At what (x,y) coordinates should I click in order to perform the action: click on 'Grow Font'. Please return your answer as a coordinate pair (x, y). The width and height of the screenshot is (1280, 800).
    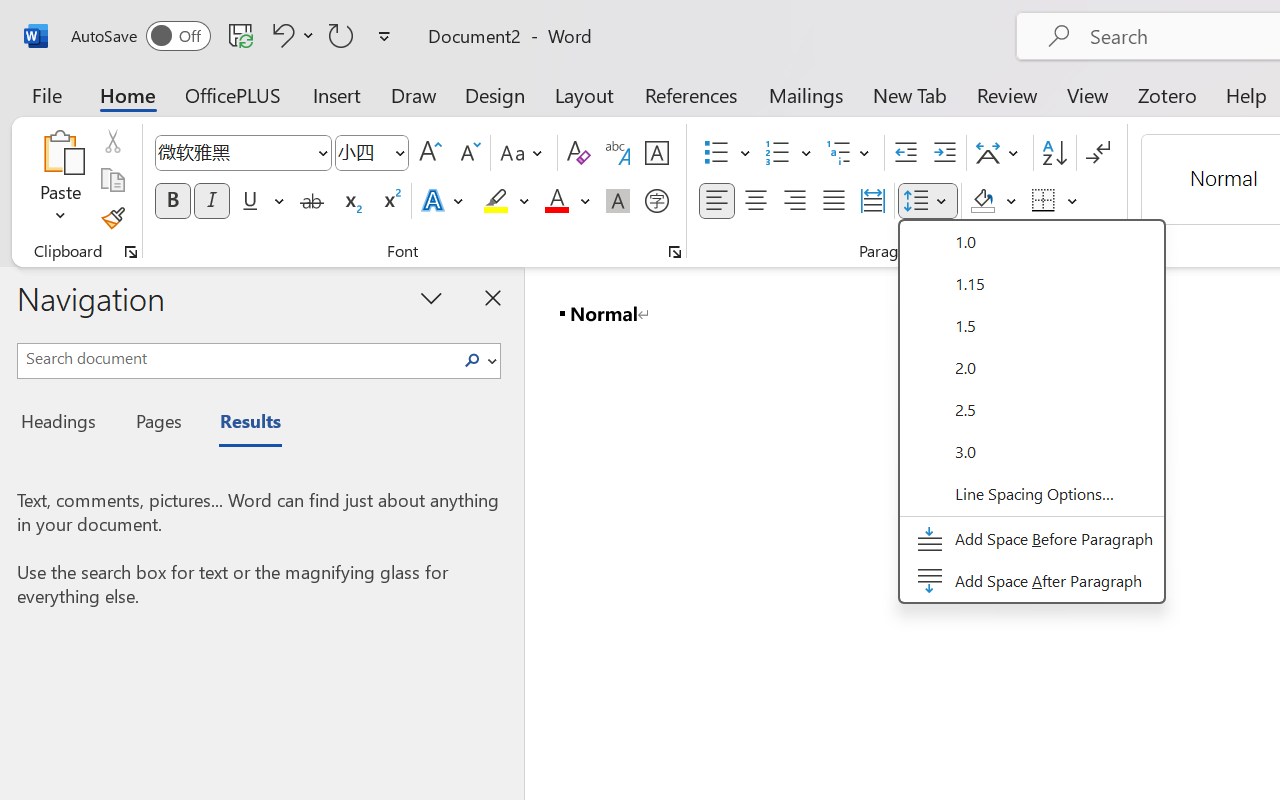
    Looking at the image, I should click on (429, 153).